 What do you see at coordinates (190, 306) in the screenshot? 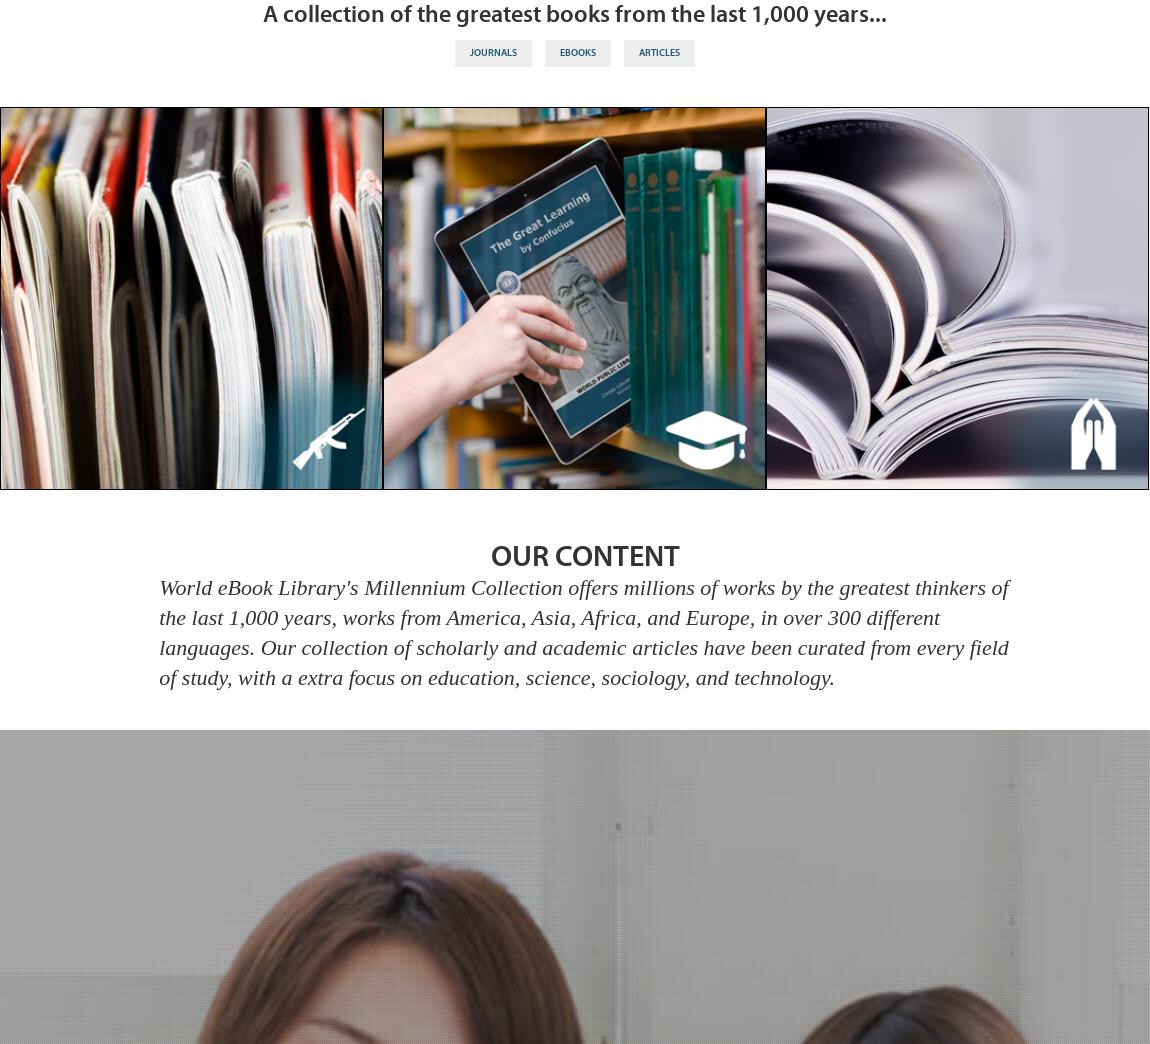
I see `'Thousands of Journals'` at bounding box center [190, 306].